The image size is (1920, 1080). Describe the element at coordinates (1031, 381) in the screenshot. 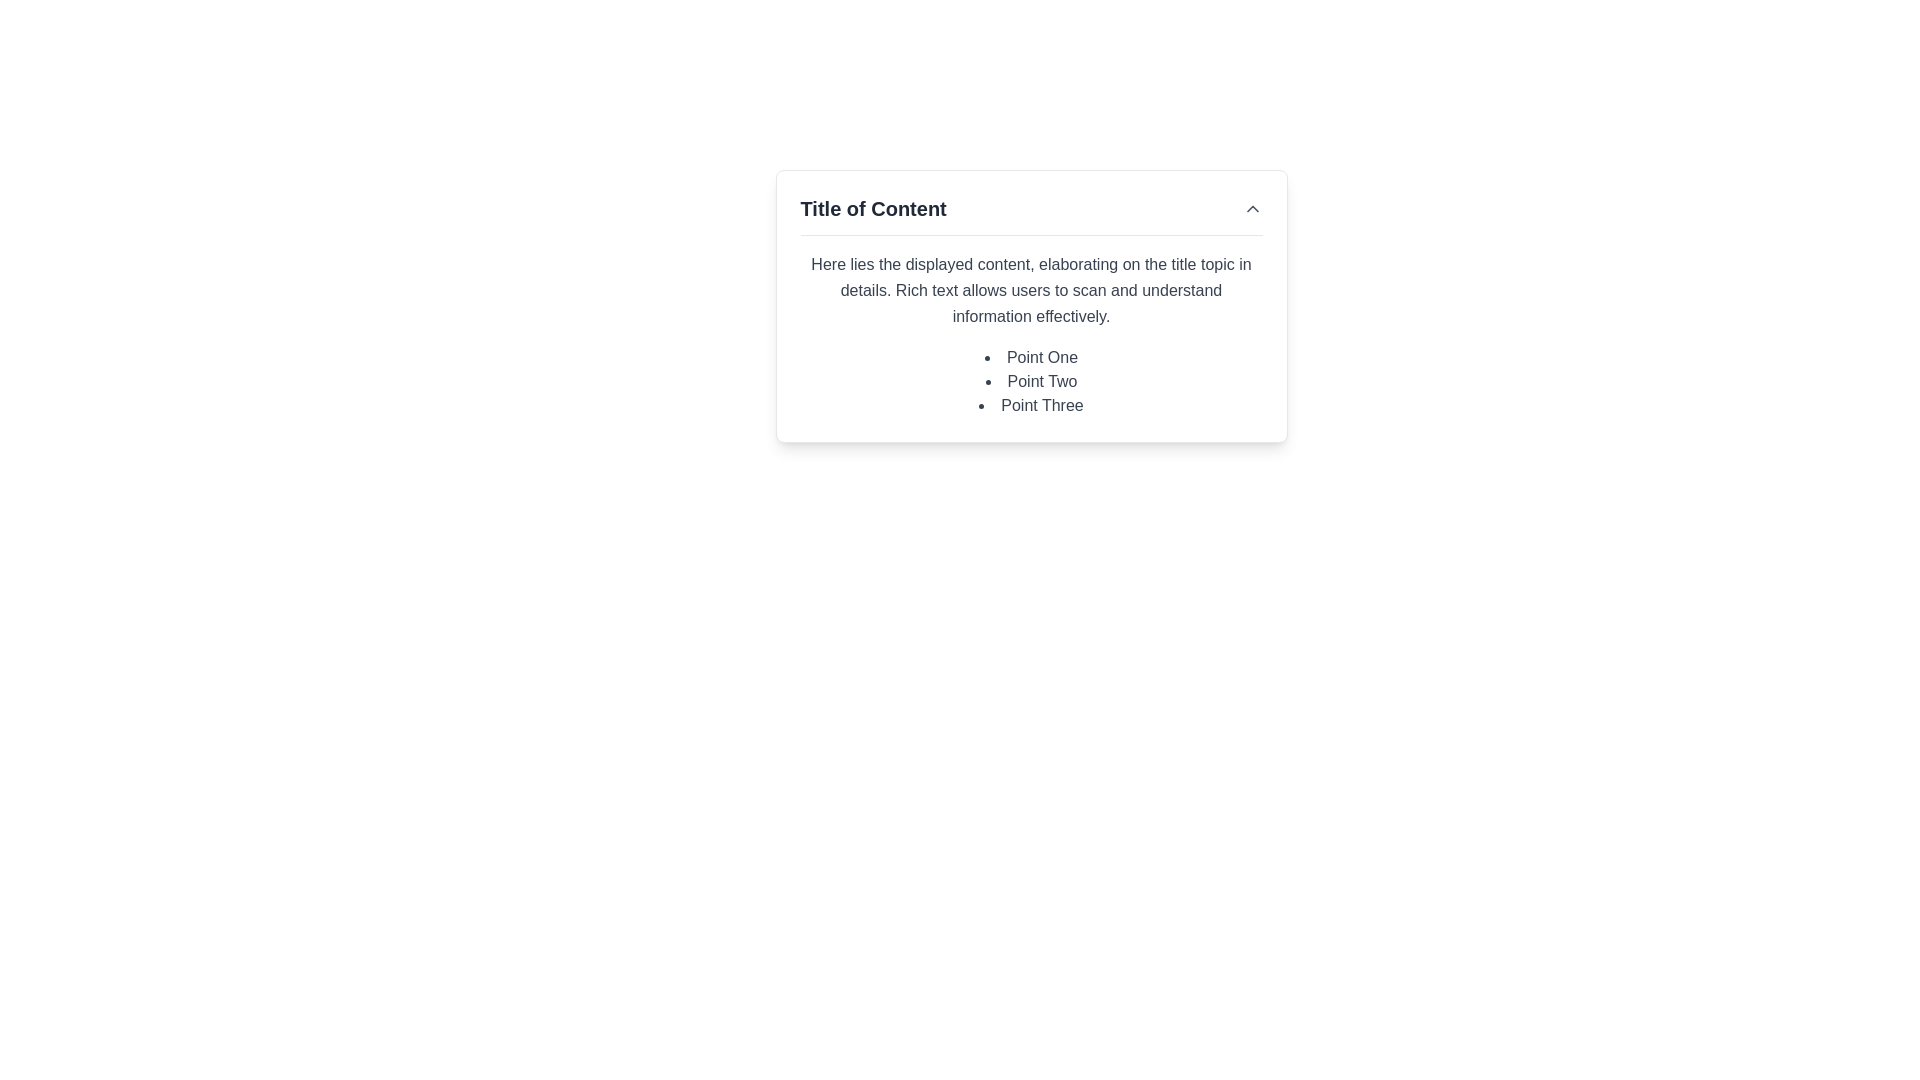

I see `content displayed in the Text Display Item labeled 'Point Two', which is the second item in a vertically aligned list` at that location.